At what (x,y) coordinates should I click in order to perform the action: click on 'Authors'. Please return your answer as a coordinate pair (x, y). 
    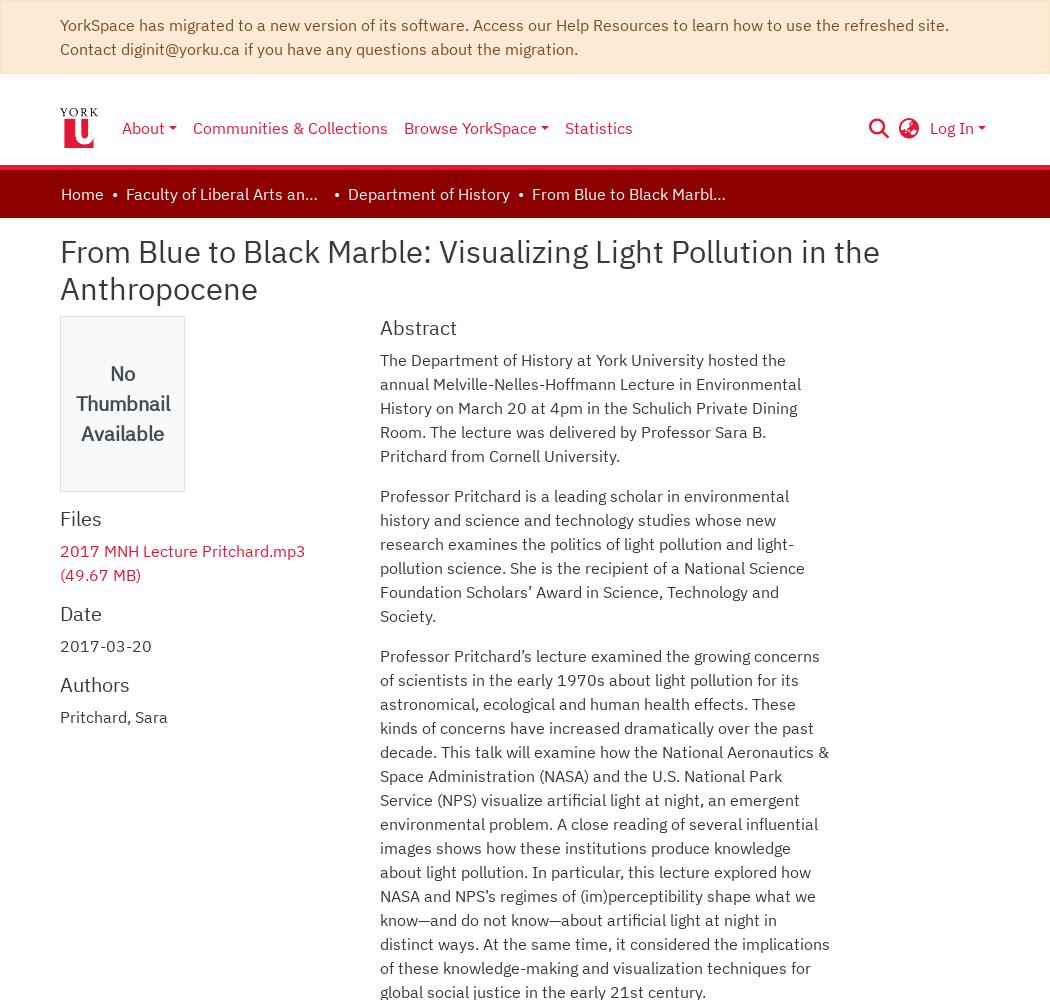
    Looking at the image, I should click on (95, 684).